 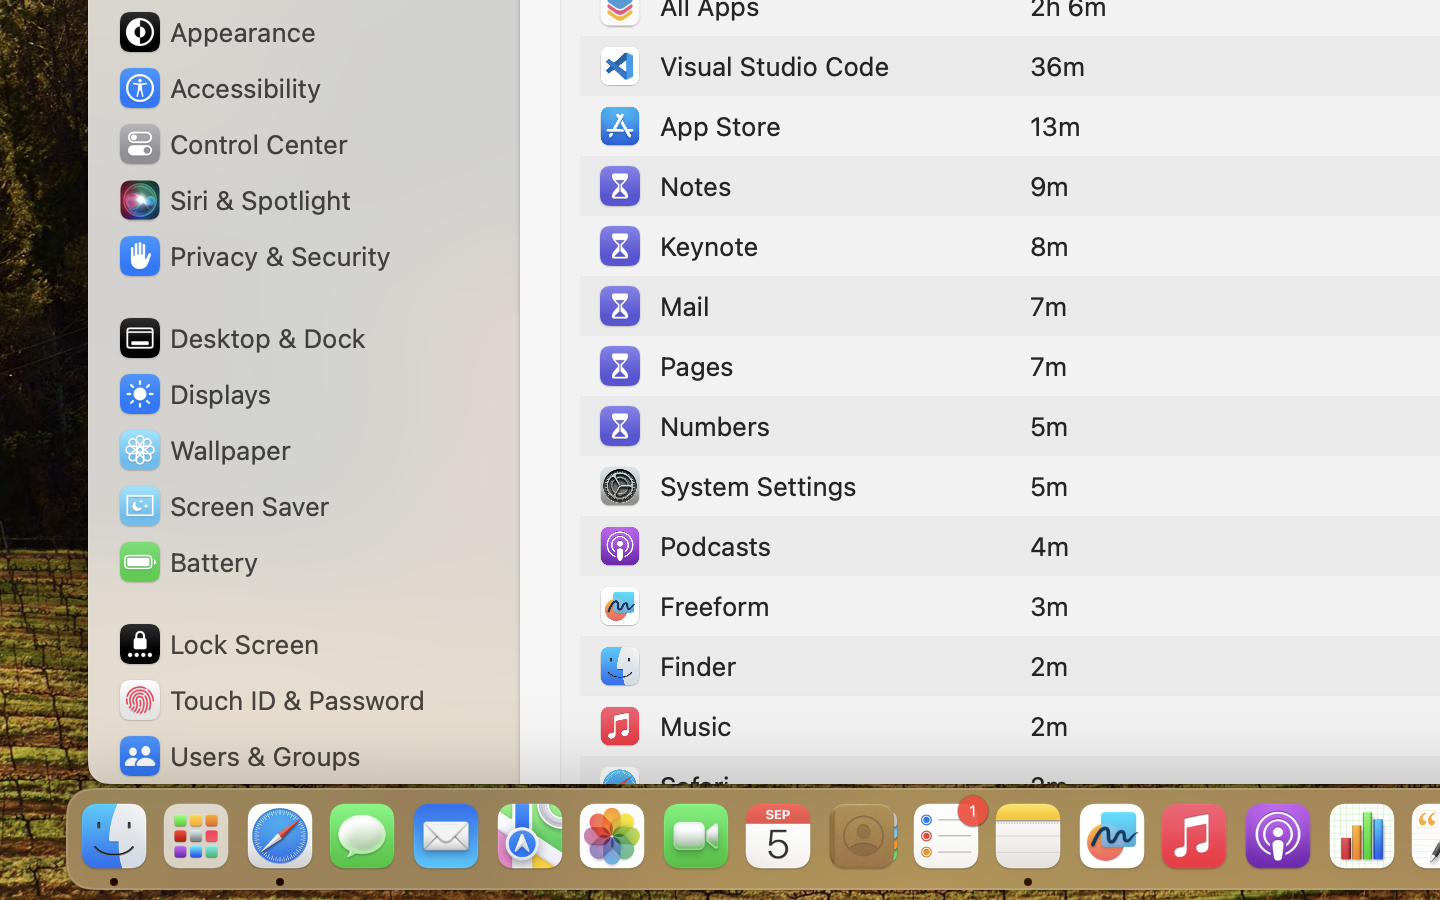 I want to click on 'Touch ID & Password', so click(x=270, y=699).